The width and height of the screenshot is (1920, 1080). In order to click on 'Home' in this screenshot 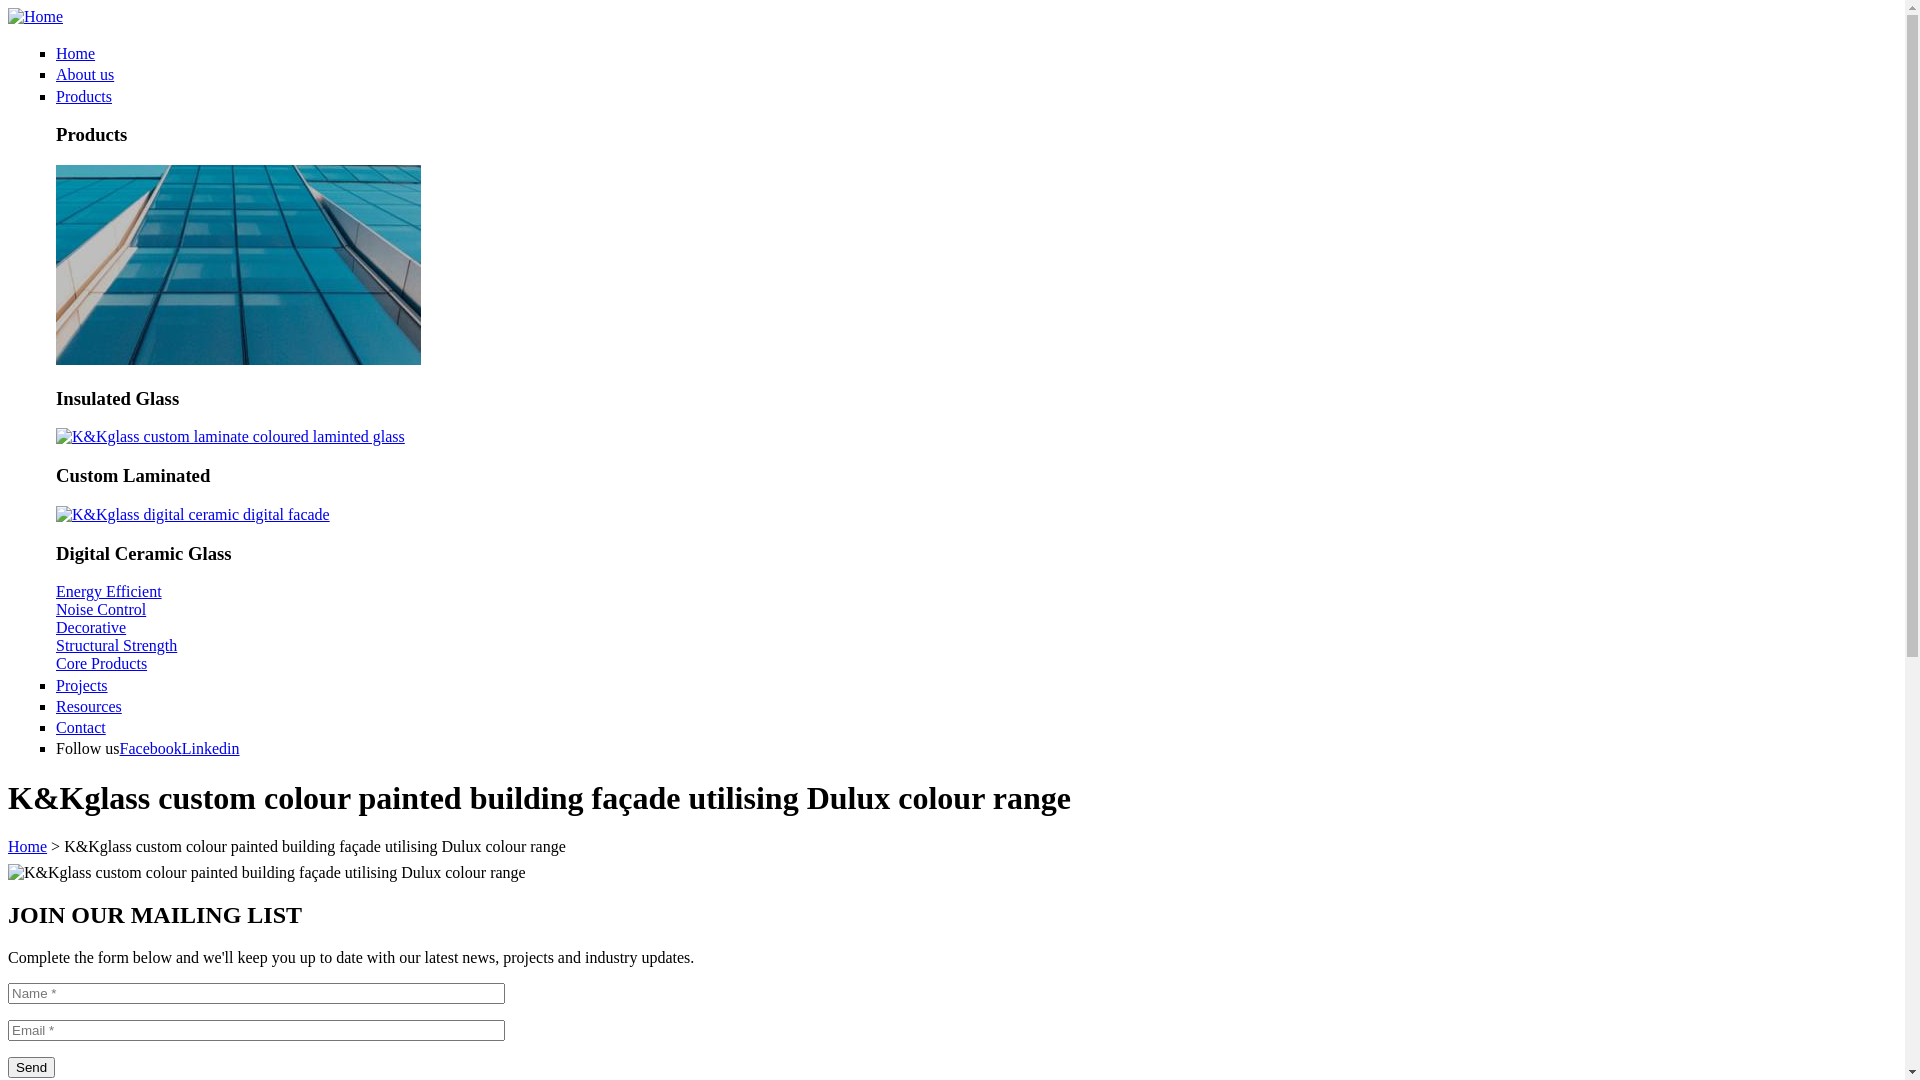, I will do `click(75, 52)`.